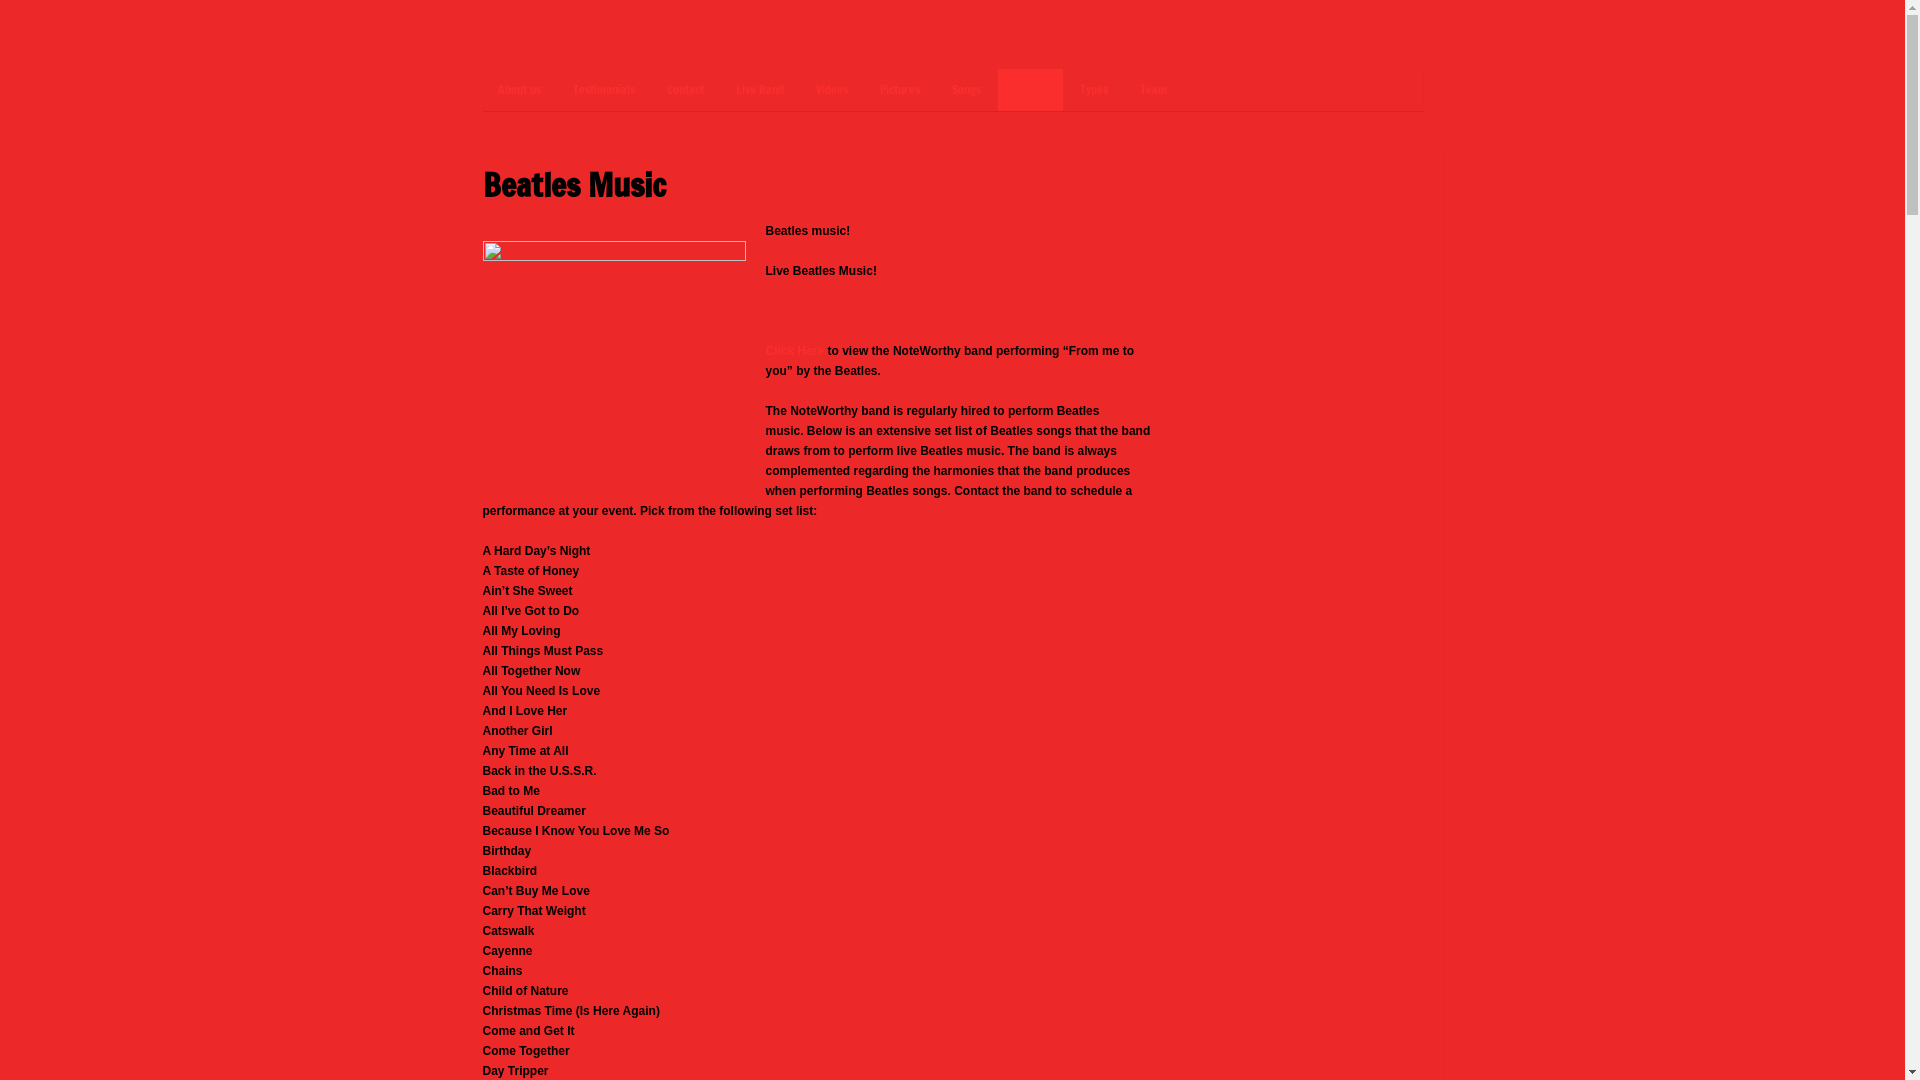 The image size is (1920, 1080). Describe the element at coordinates (998, 88) in the screenshot. I see `'Genres'` at that location.